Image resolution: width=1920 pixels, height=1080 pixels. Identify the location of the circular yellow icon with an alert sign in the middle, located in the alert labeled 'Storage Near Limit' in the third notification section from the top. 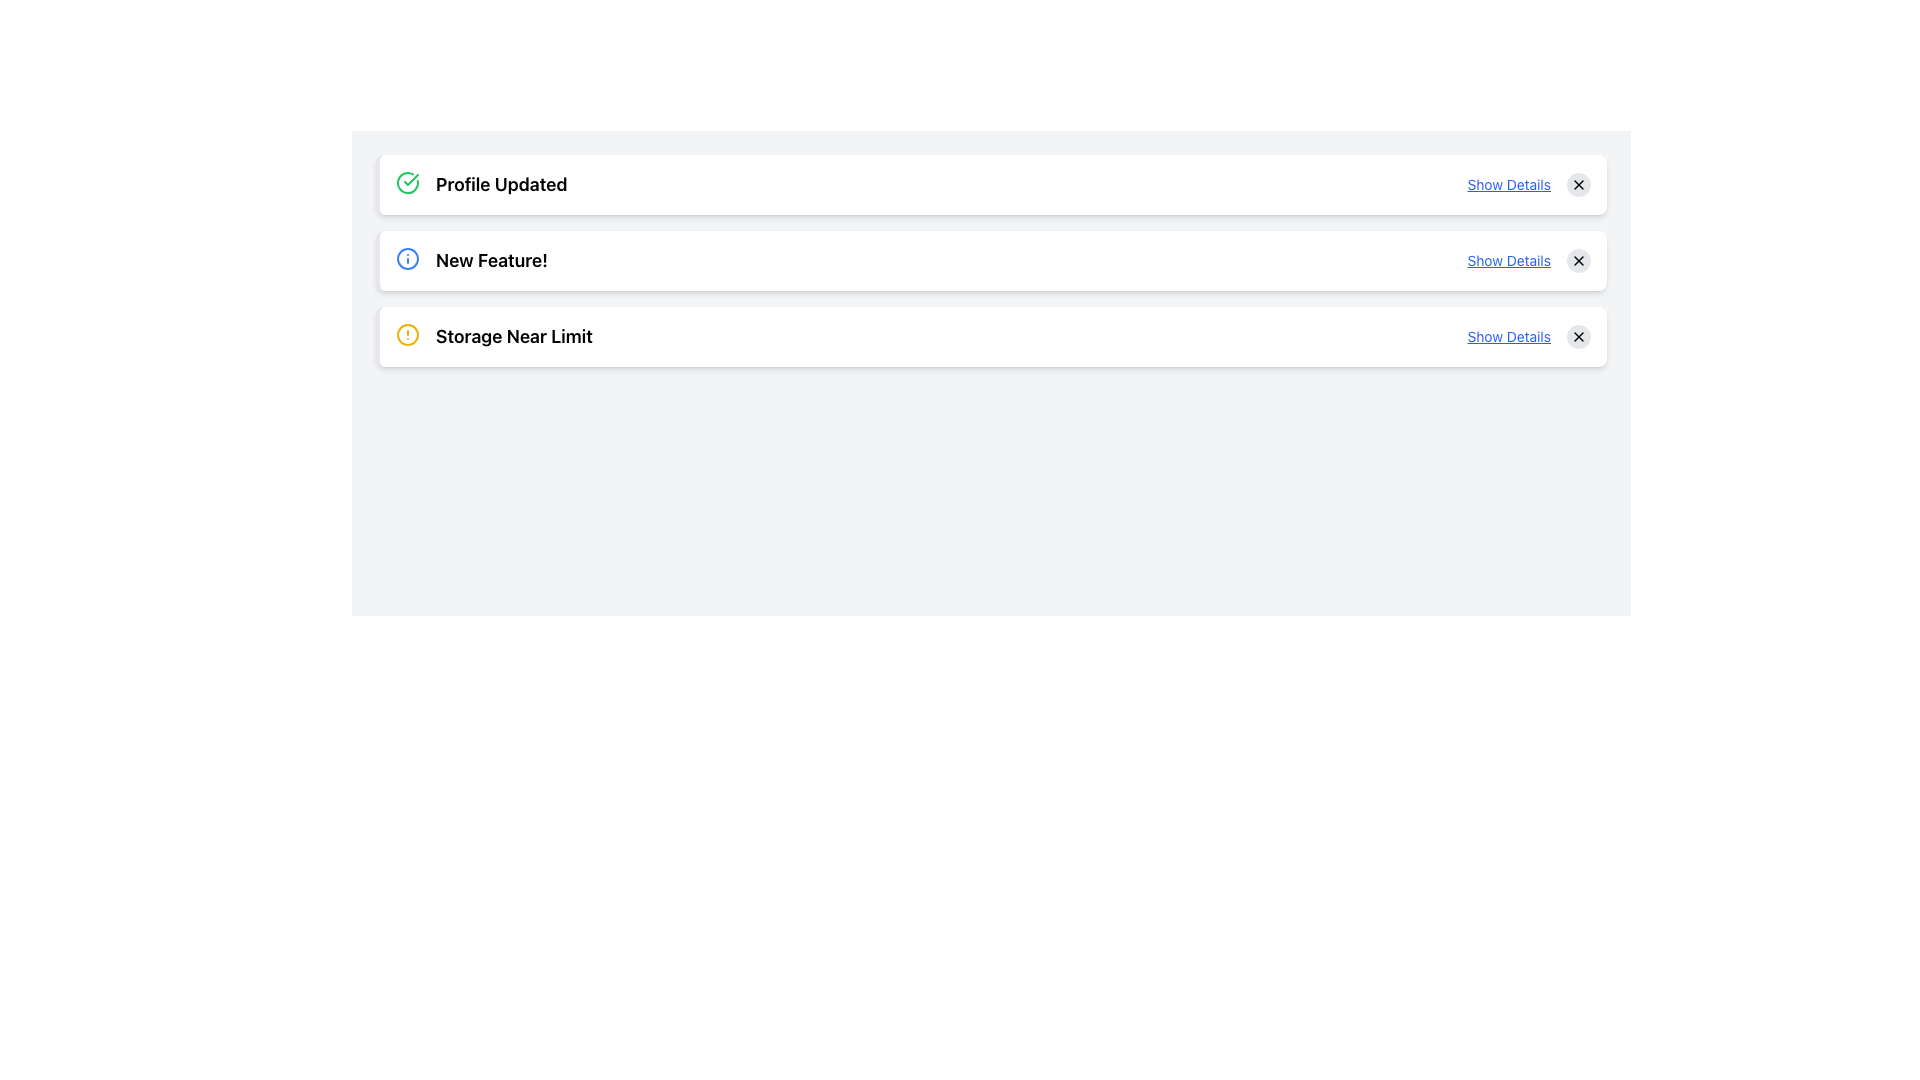
(407, 334).